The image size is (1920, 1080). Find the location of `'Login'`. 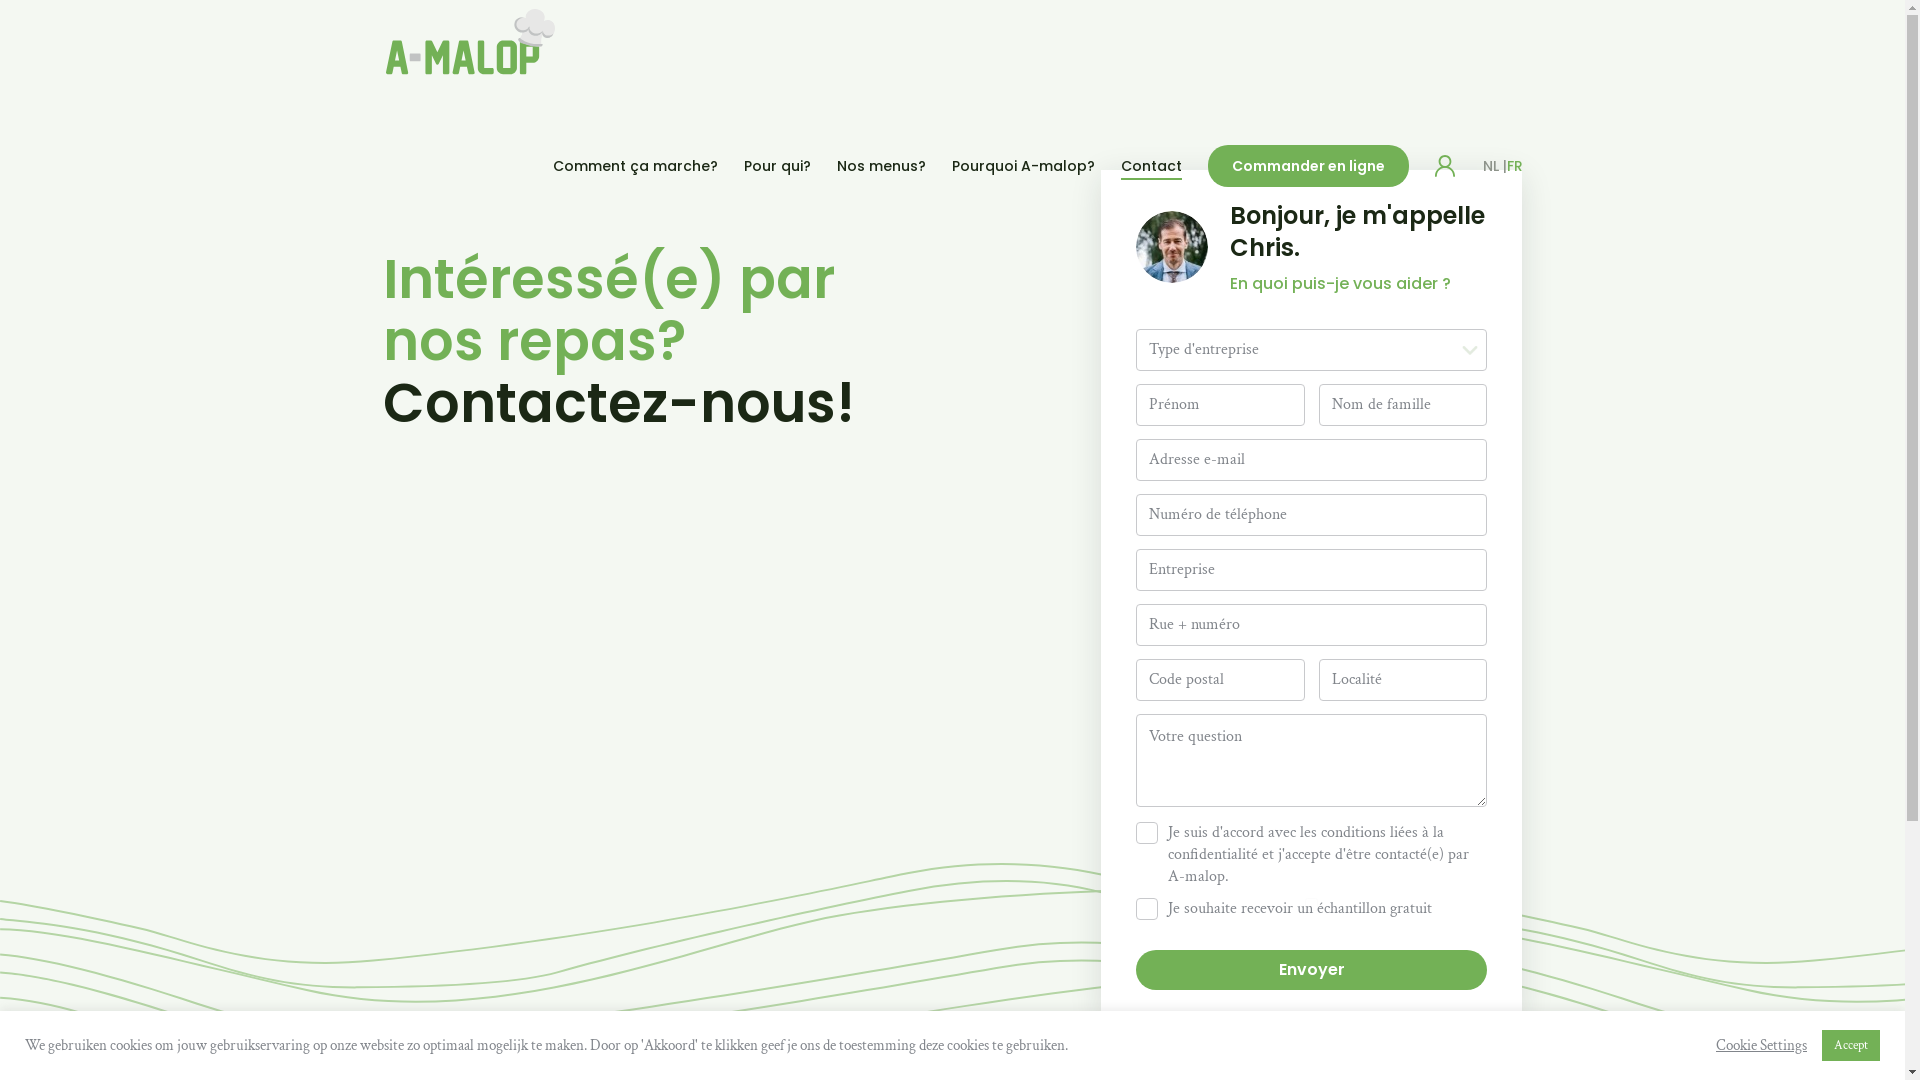

'Login' is located at coordinates (1444, 164).